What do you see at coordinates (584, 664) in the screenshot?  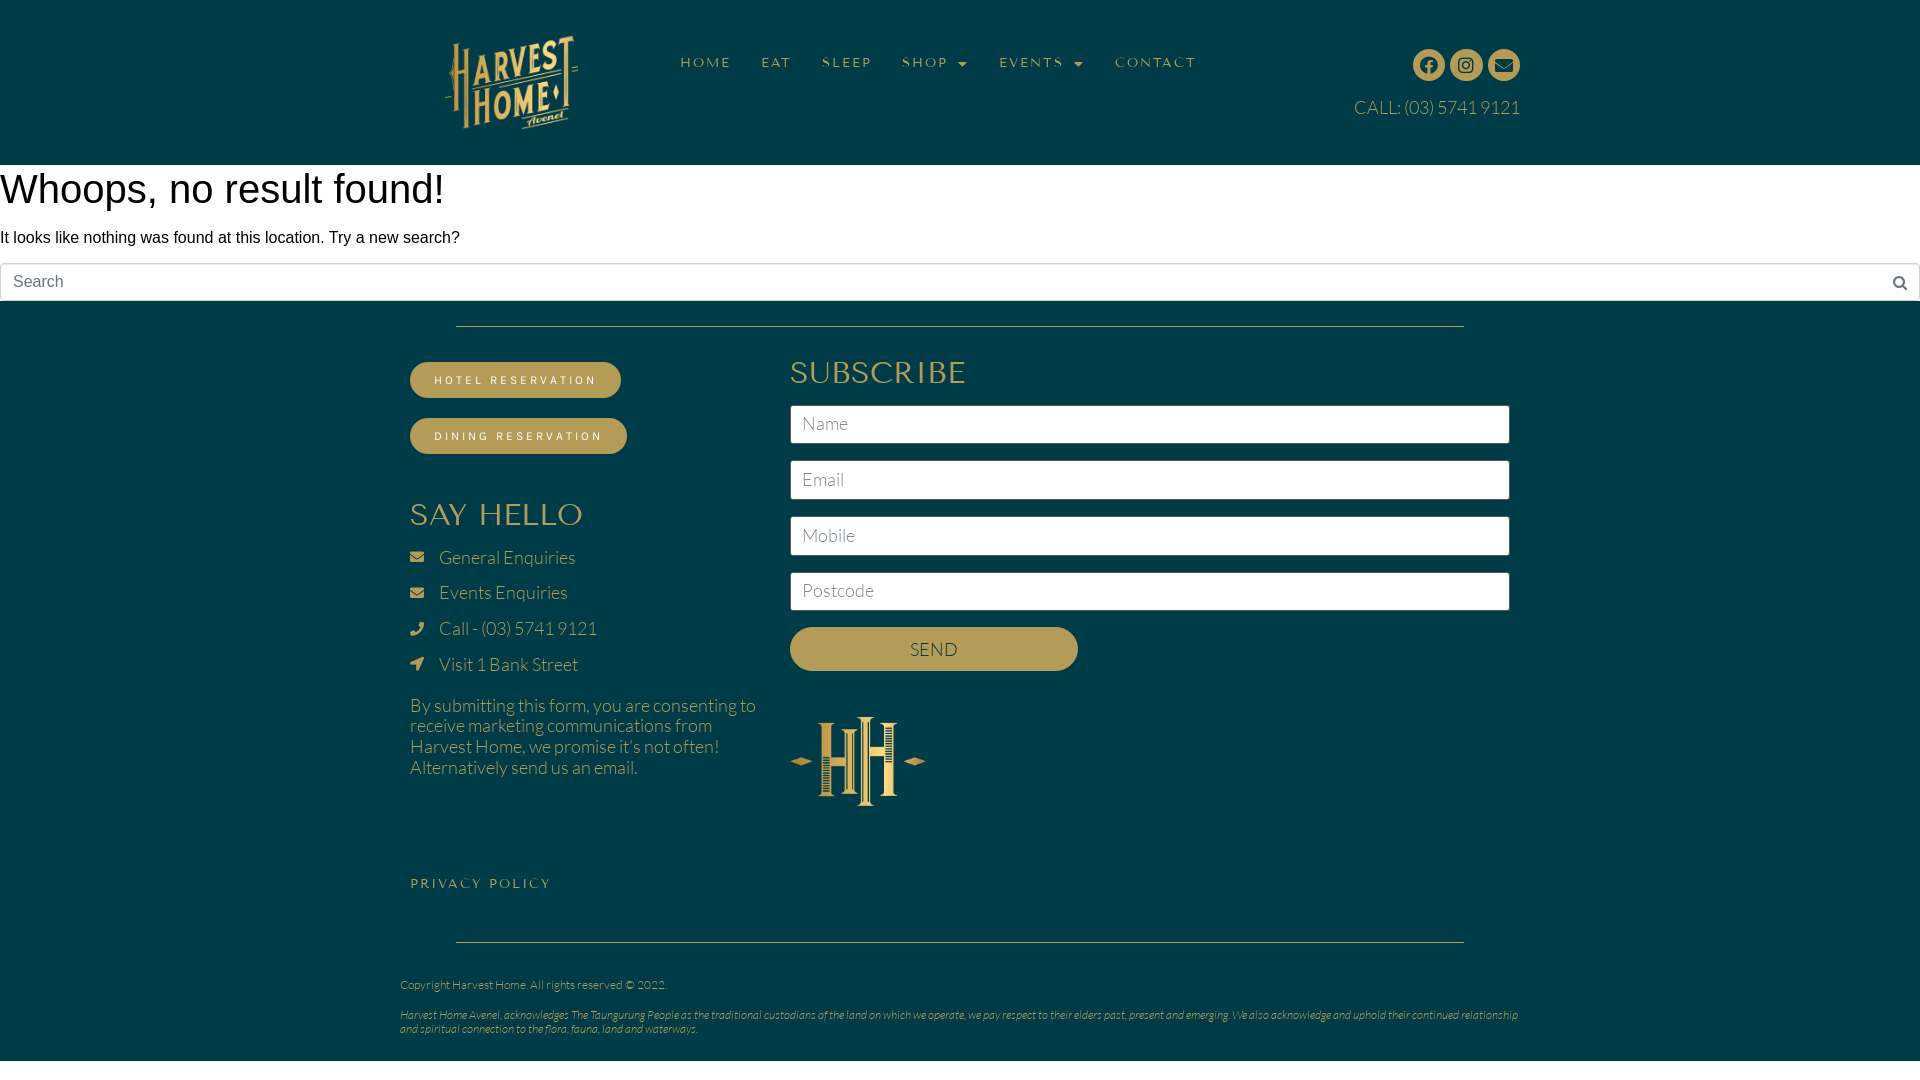 I see `'Visit 1 Bank Street'` at bounding box center [584, 664].